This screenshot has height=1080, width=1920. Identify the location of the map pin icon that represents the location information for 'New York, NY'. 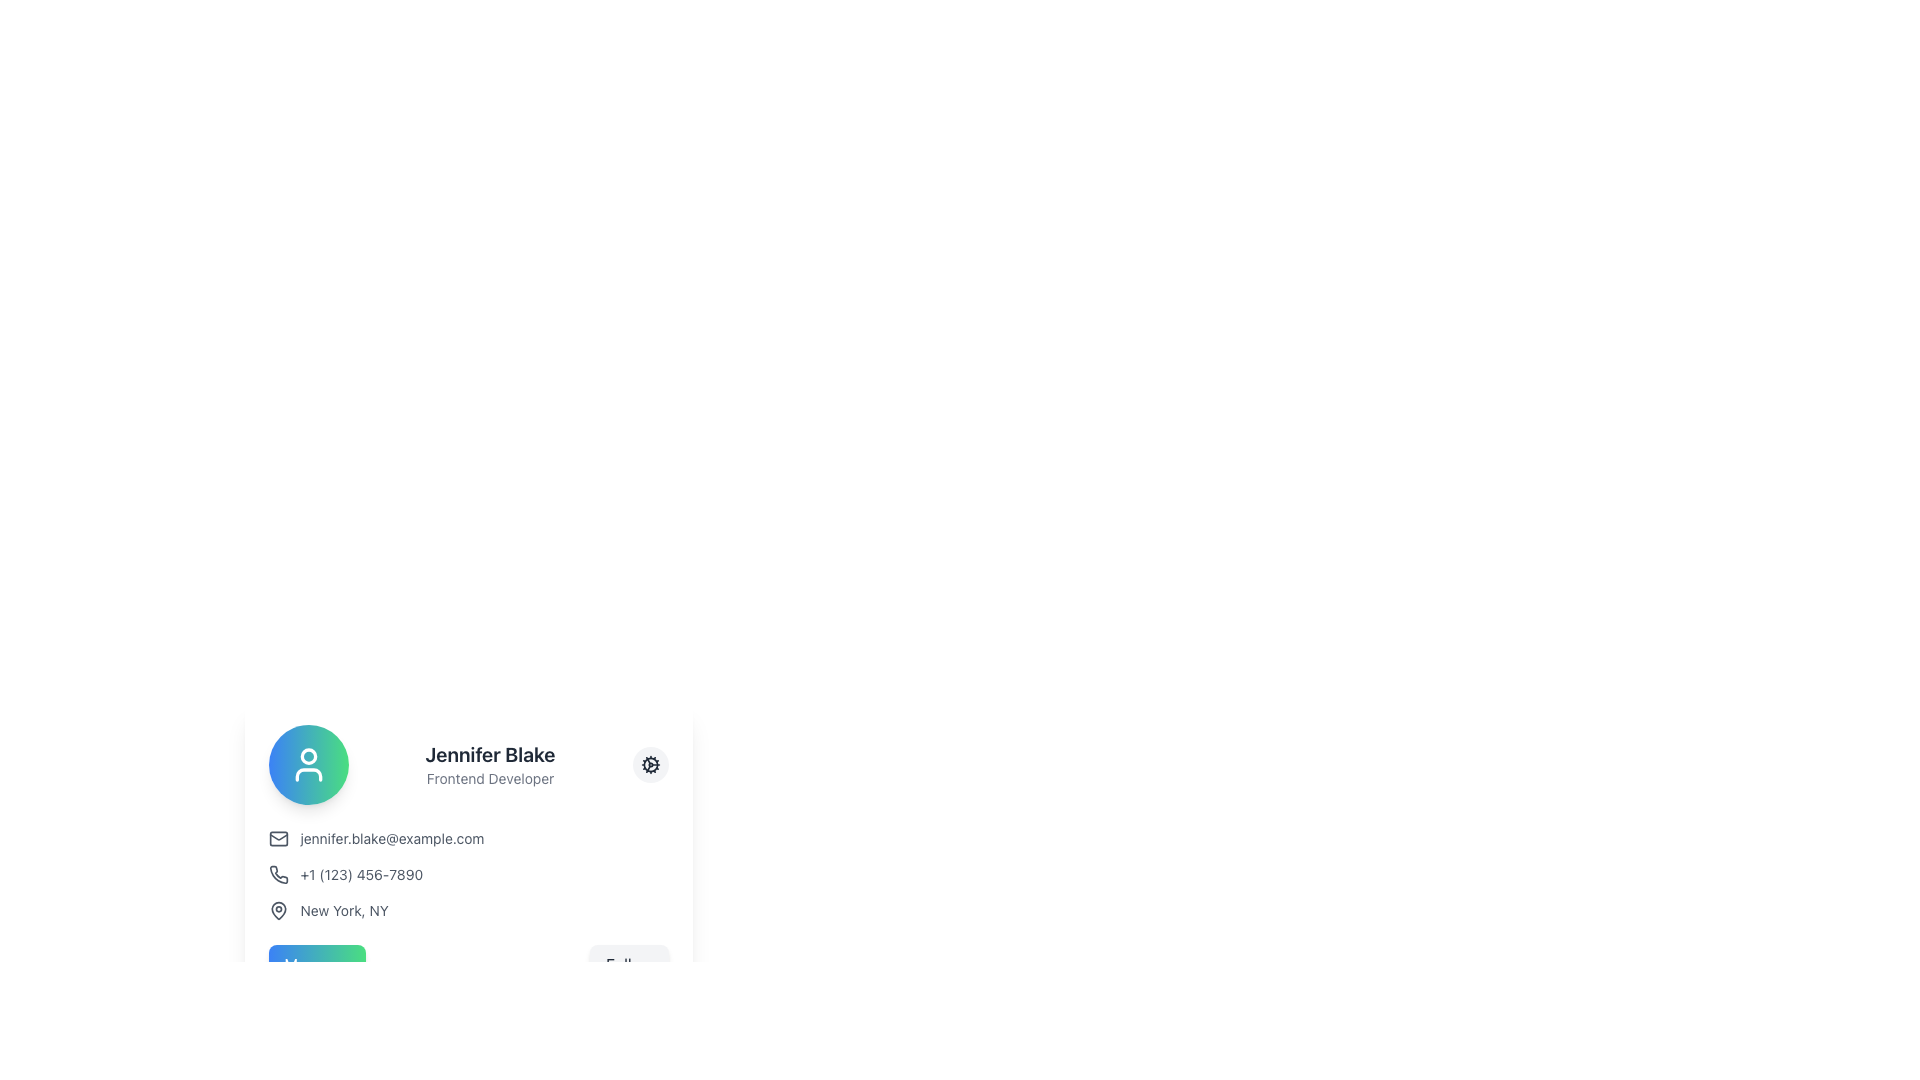
(277, 910).